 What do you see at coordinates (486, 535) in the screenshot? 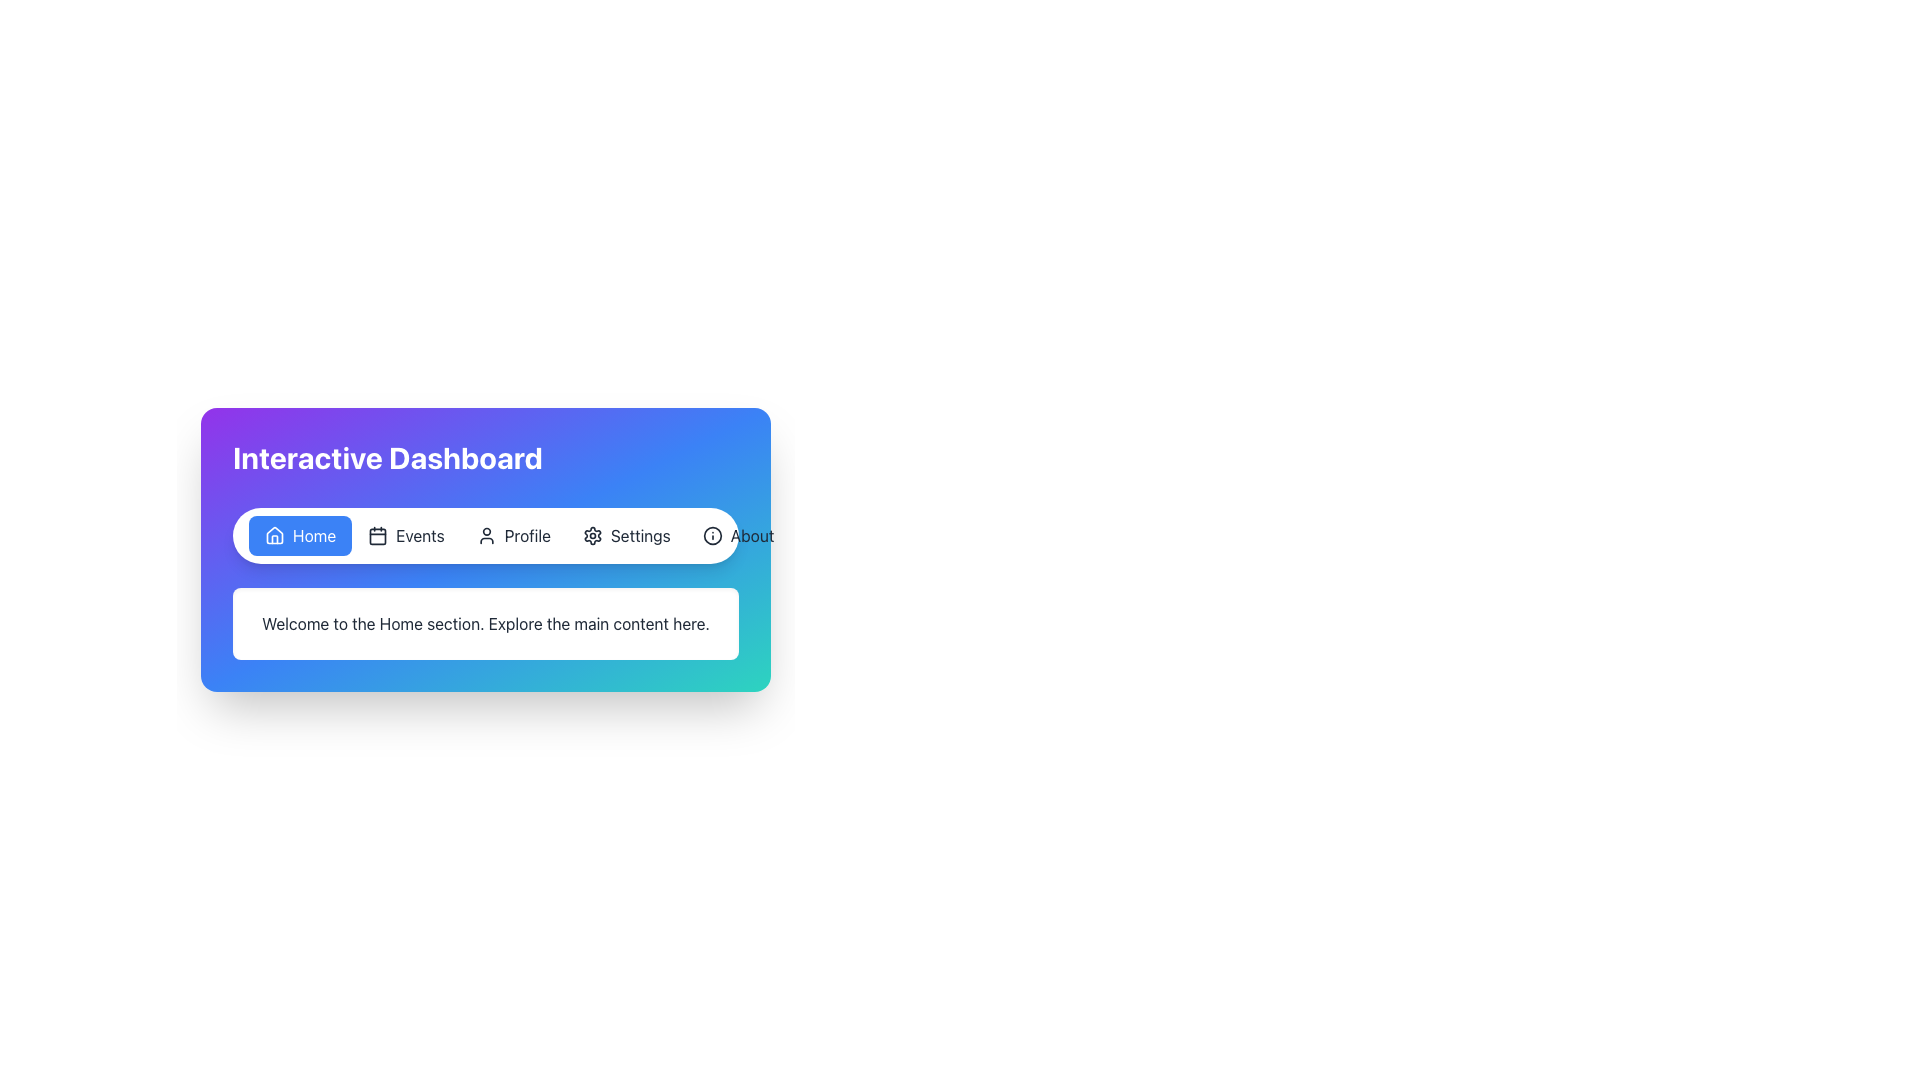
I see `the user profile icon, which is represented as a silhouette of a person outlined with a thin black stroke, located to the left of the text 'Profile' in the horizontal navigation bar` at bounding box center [486, 535].